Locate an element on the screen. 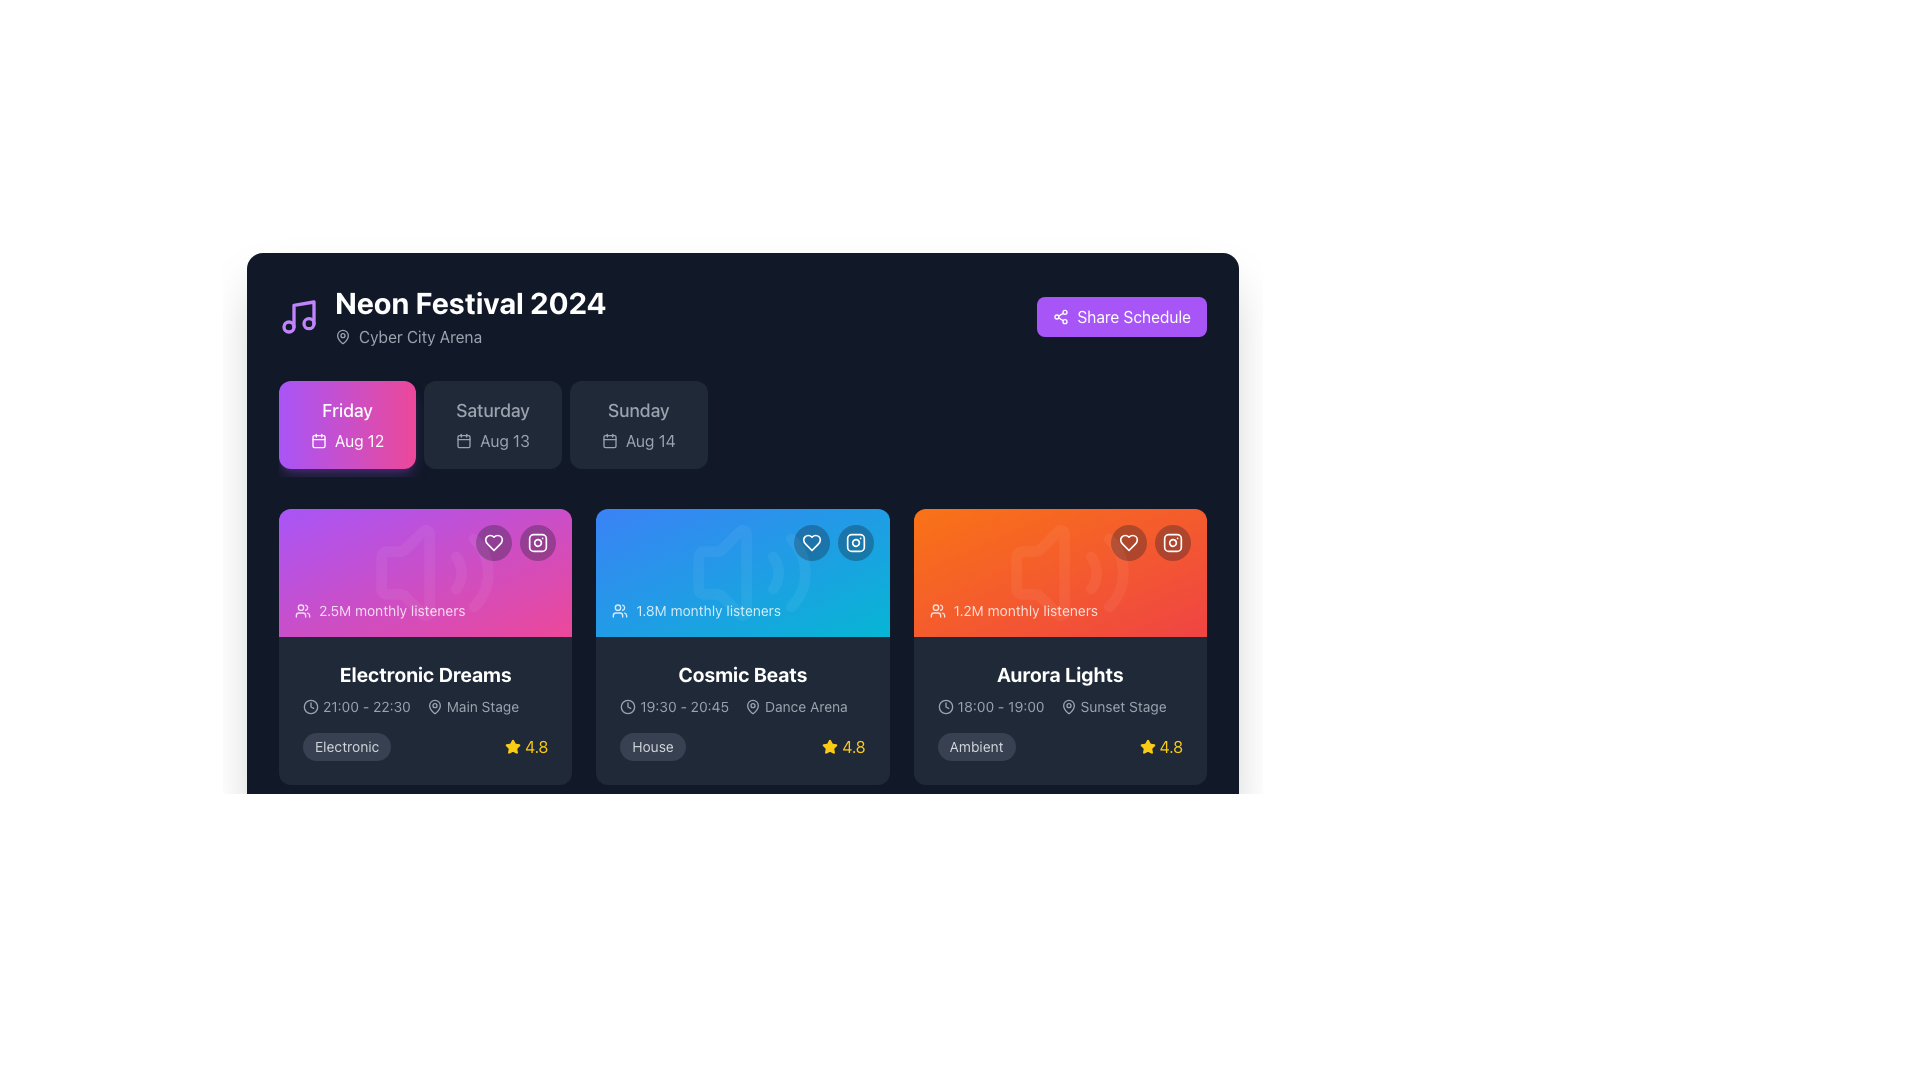  the heart-shaped icon with a hollow interior located at the top-right corner of the 'Electronic Dreams' card to like or favorite it is located at coordinates (494, 543).